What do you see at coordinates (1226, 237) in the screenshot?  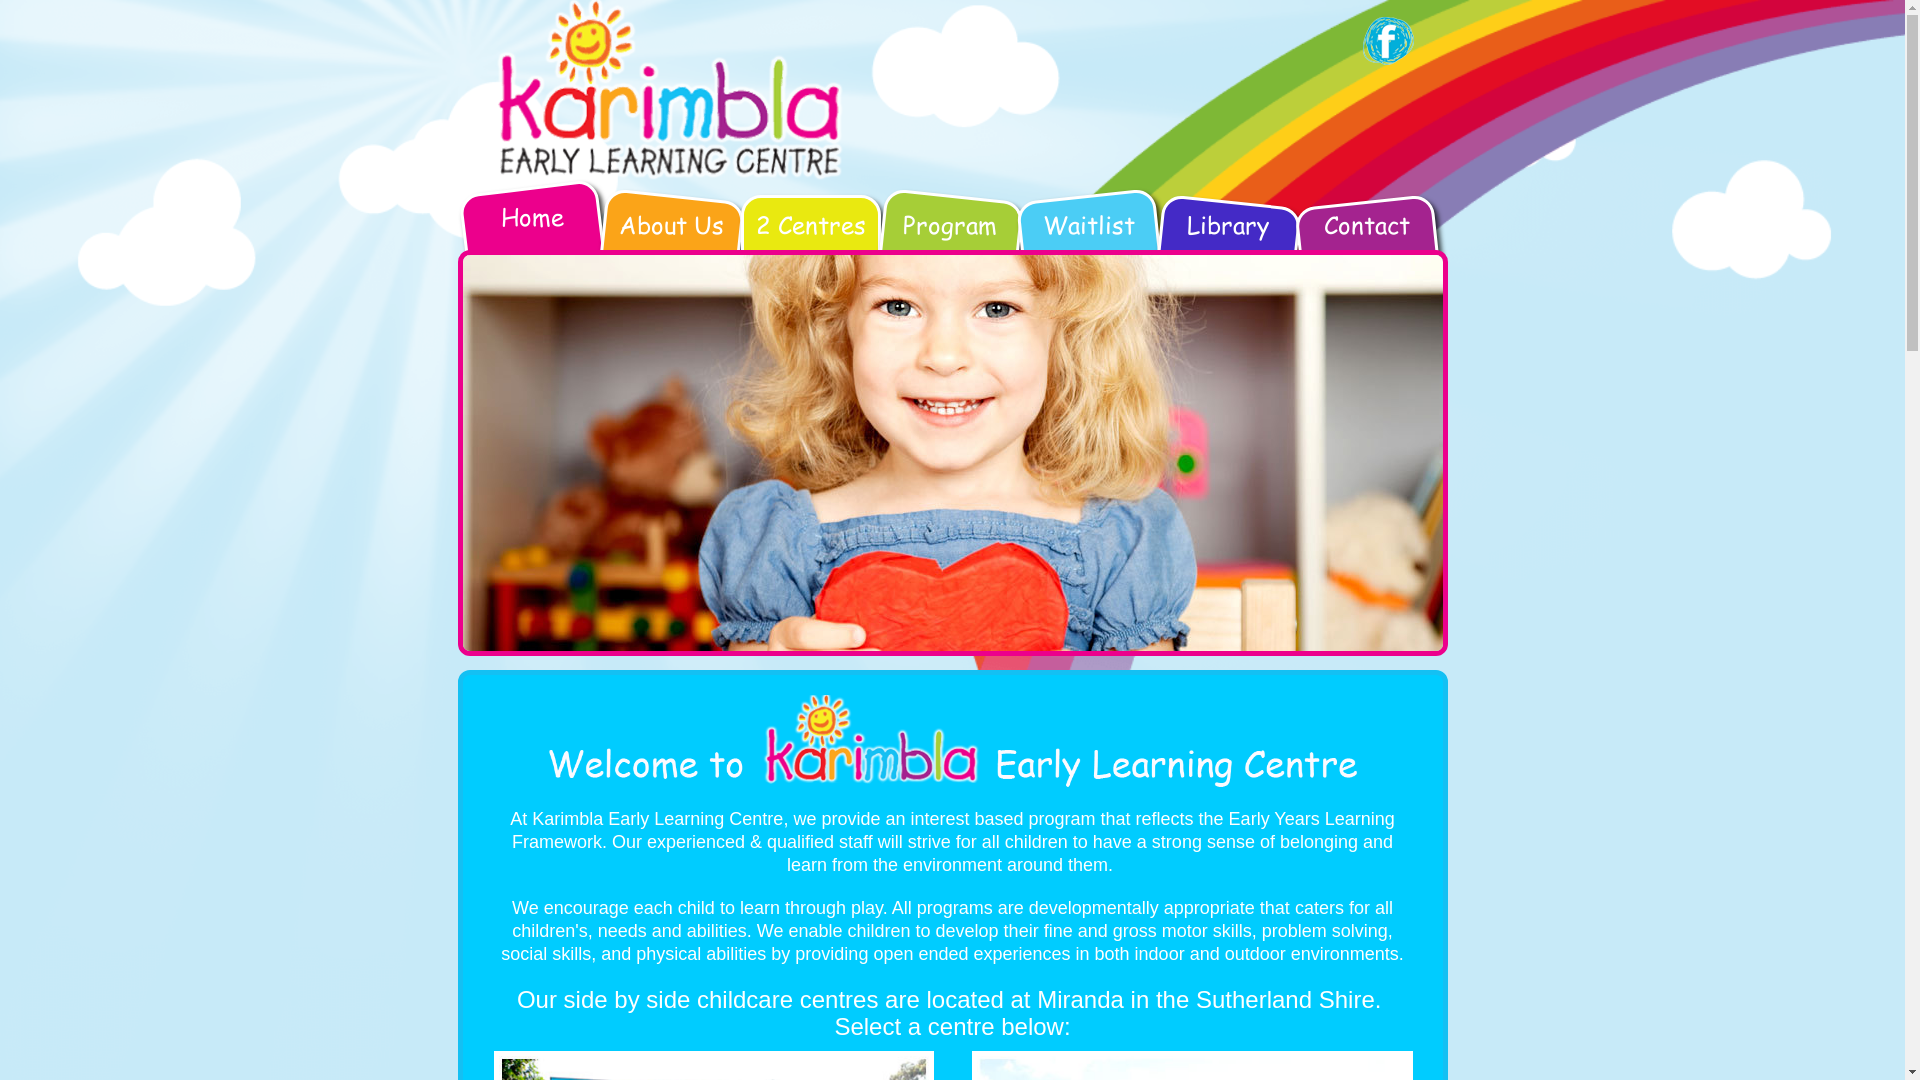 I see `'Library'` at bounding box center [1226, 237].